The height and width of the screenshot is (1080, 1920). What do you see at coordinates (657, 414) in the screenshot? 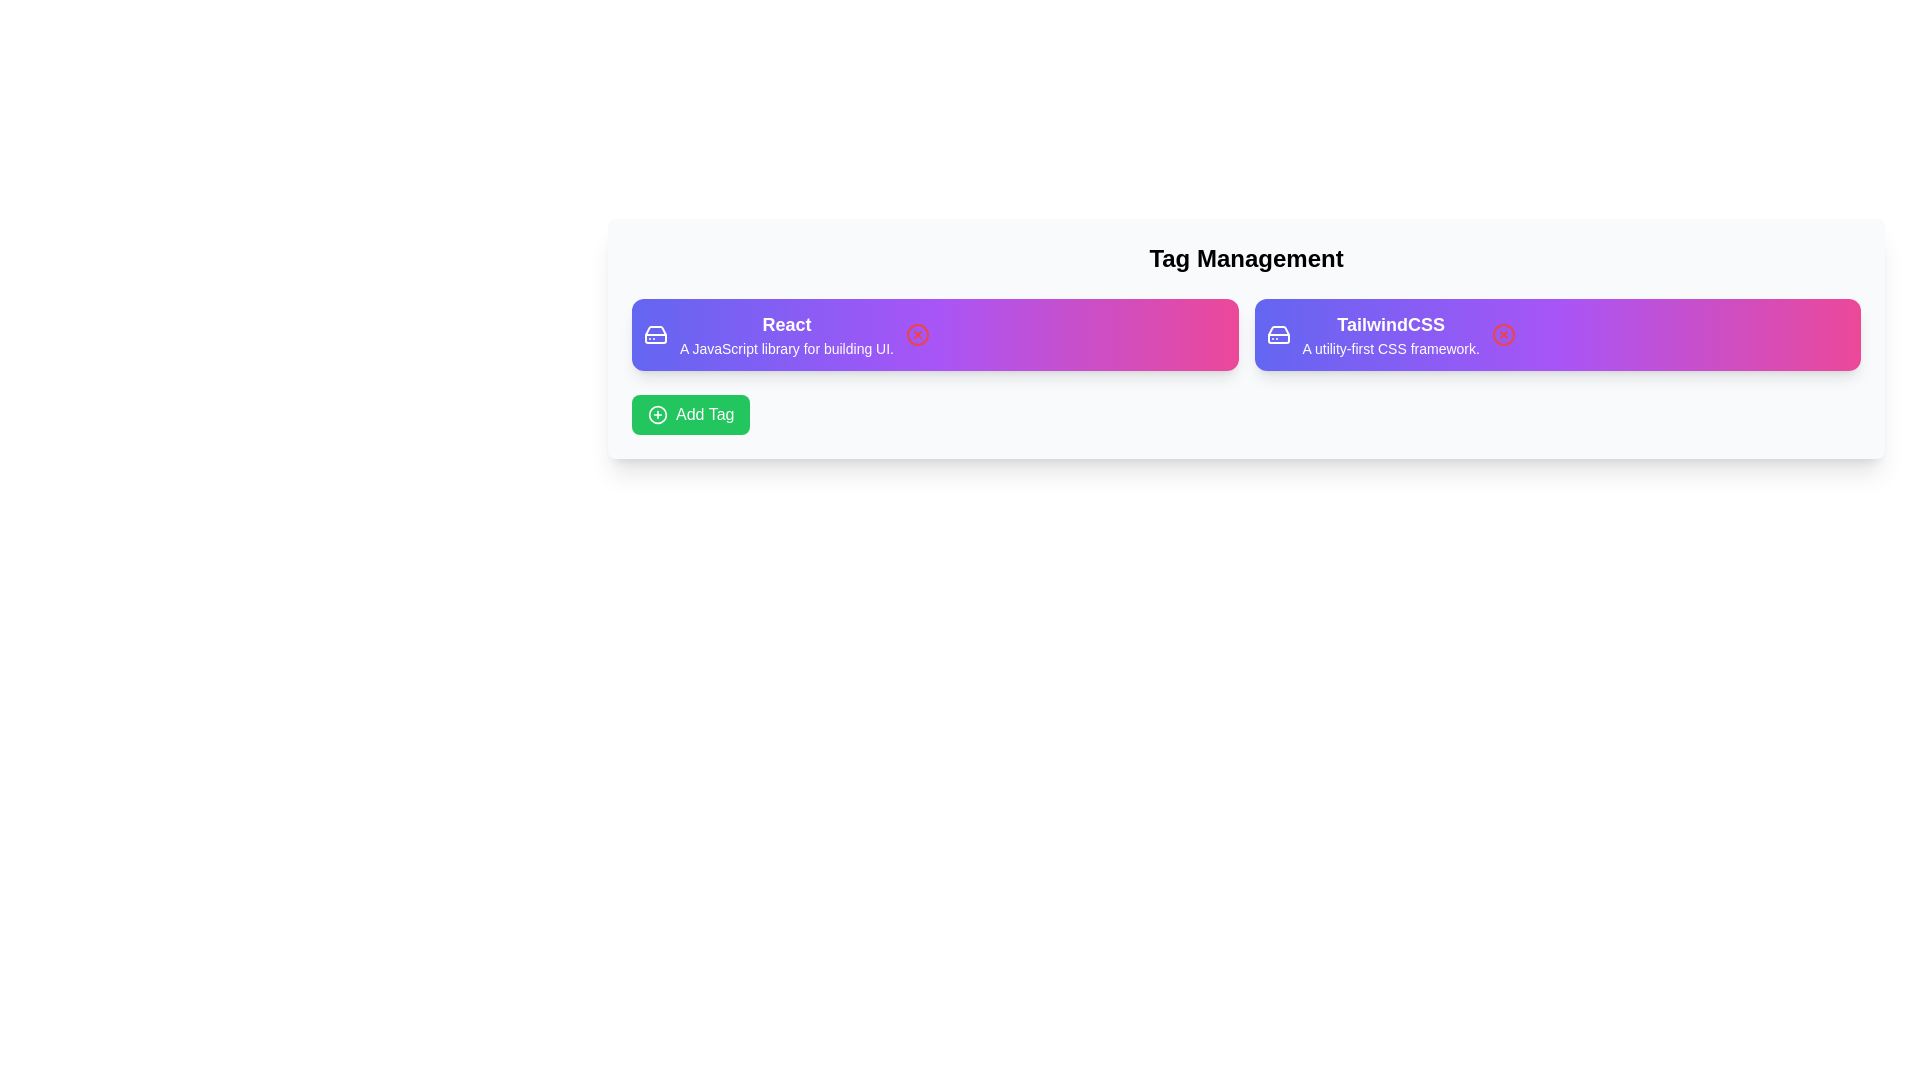
I see `the outermost circle of the 'Add Tag' button, which forms the circular boundary around the plus sign icon` at bounding box center [657, 414].